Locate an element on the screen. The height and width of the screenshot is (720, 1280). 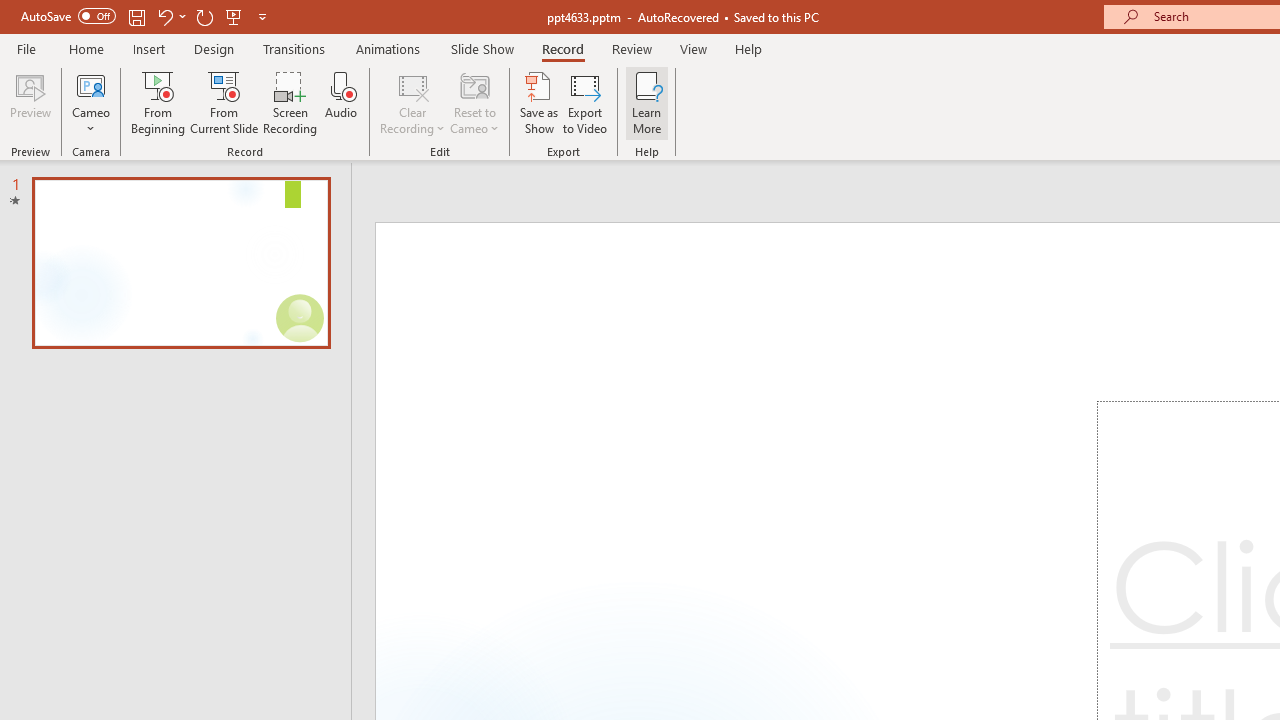
'Animations' is located at coordinates (388, 48).